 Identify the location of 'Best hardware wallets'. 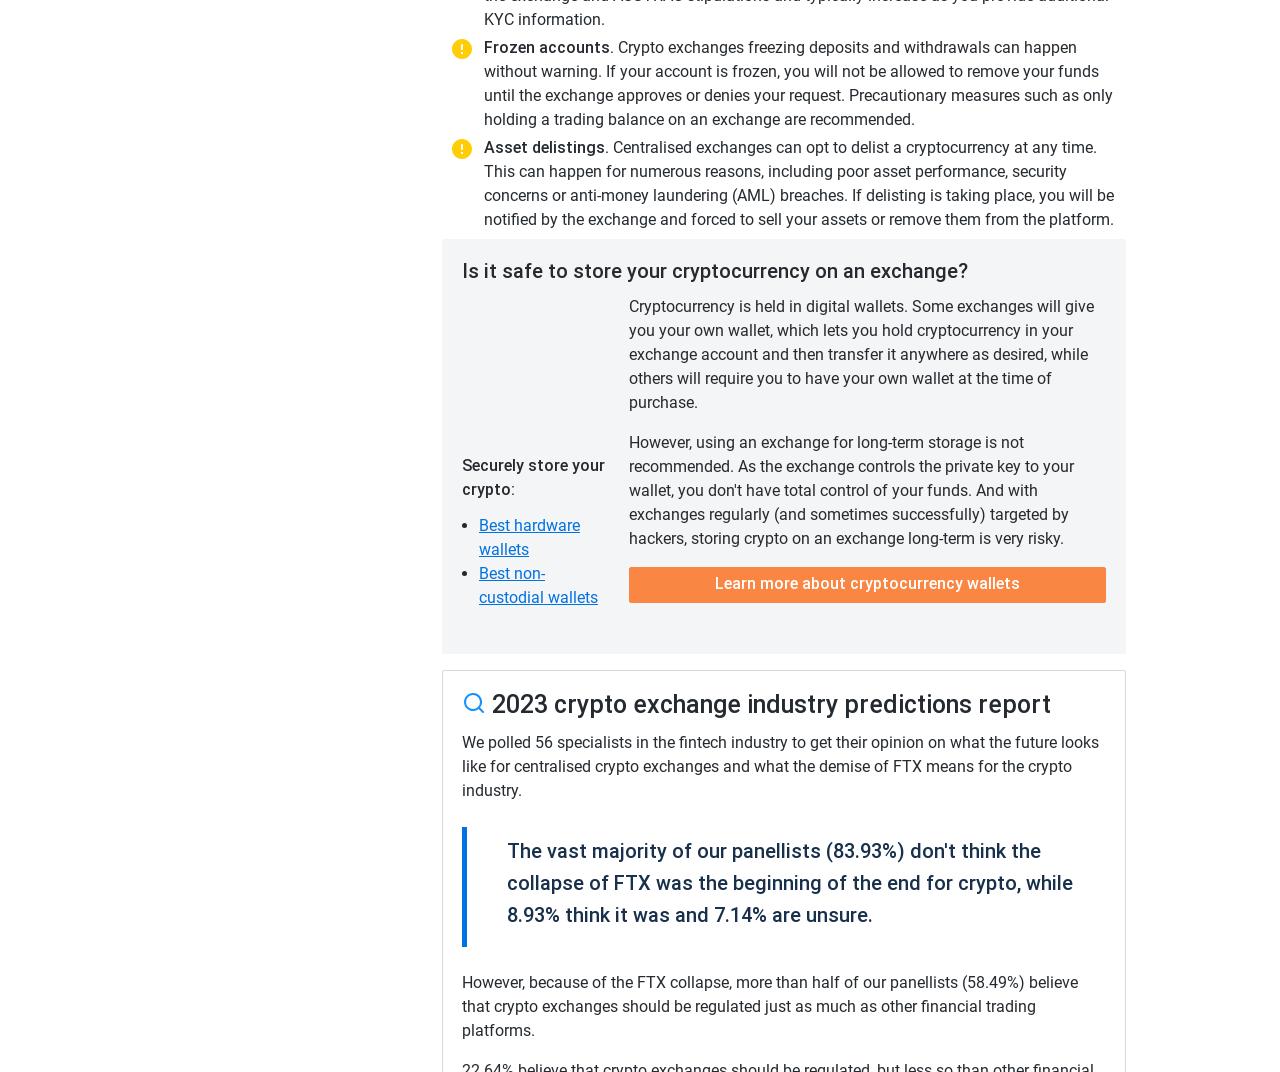
(529, 536).